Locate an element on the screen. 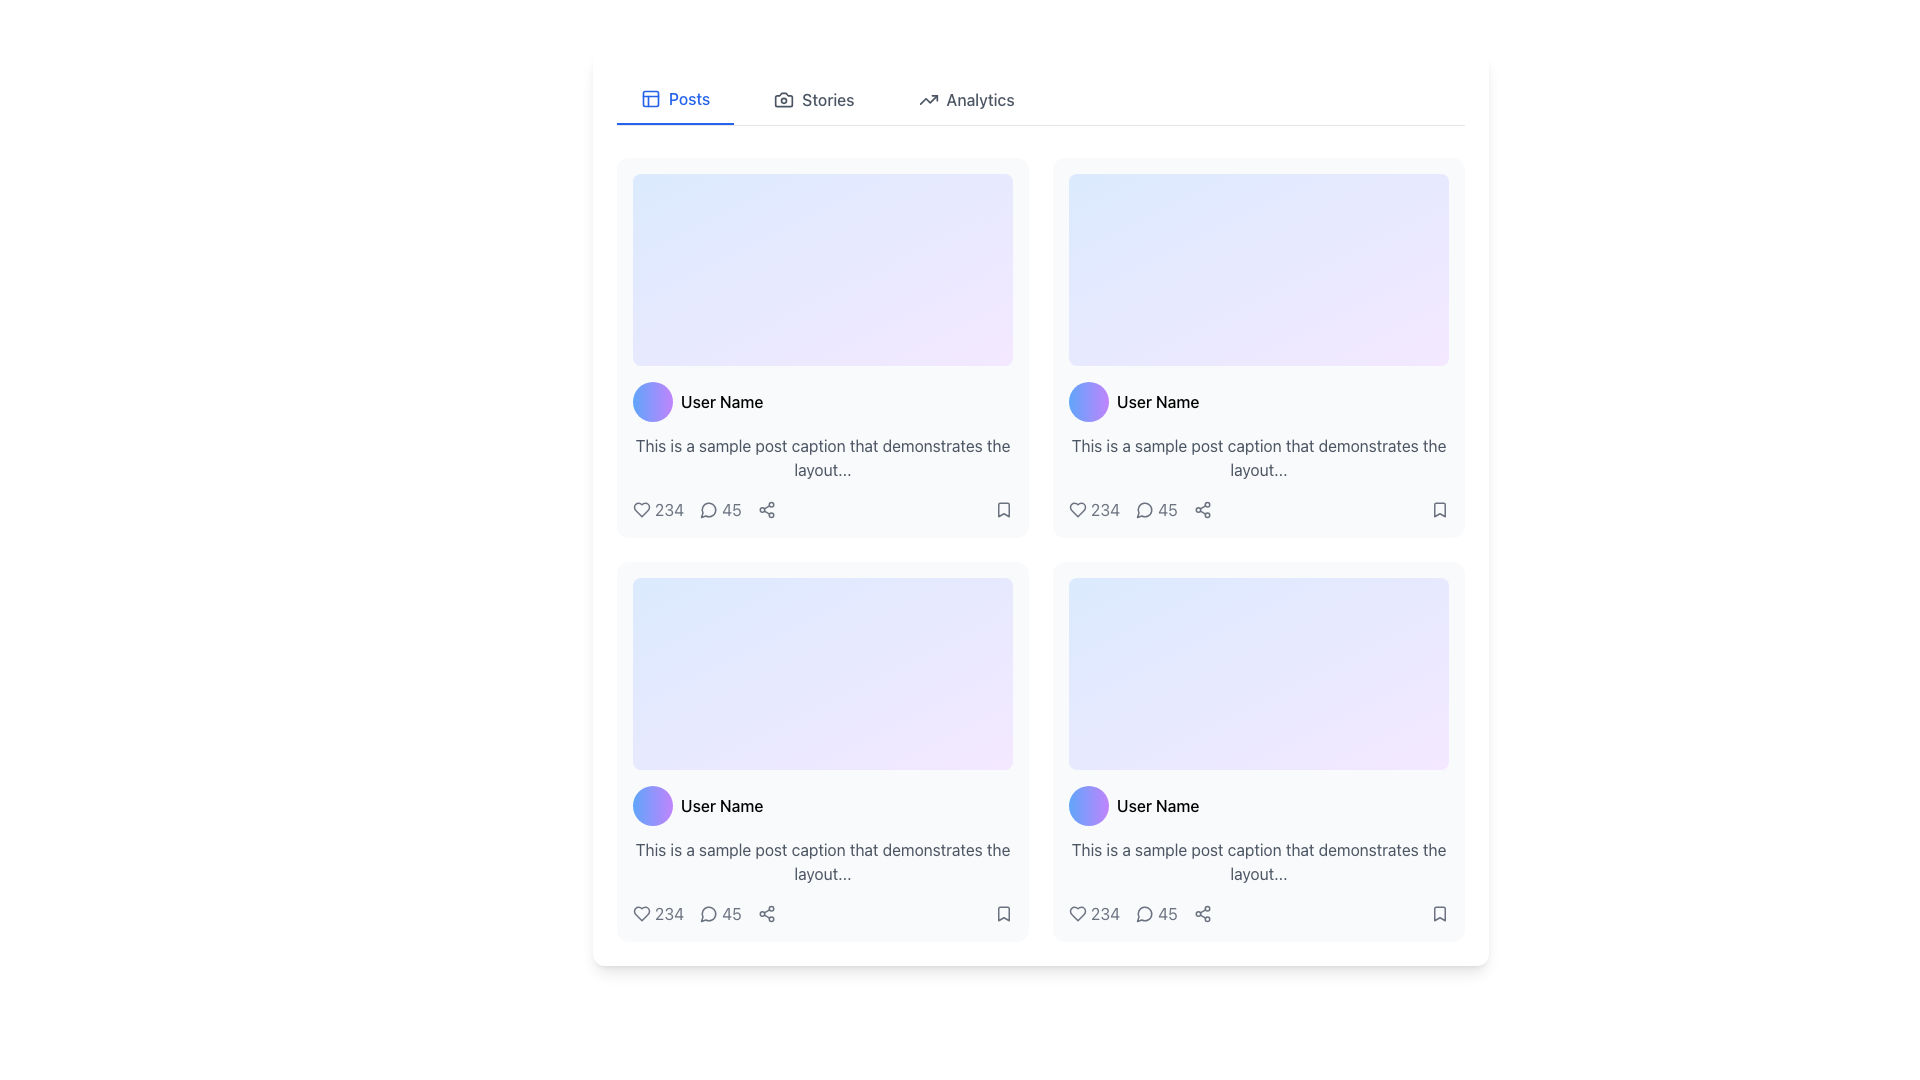  the like or favorite button located is located at coordinates (657, 508).